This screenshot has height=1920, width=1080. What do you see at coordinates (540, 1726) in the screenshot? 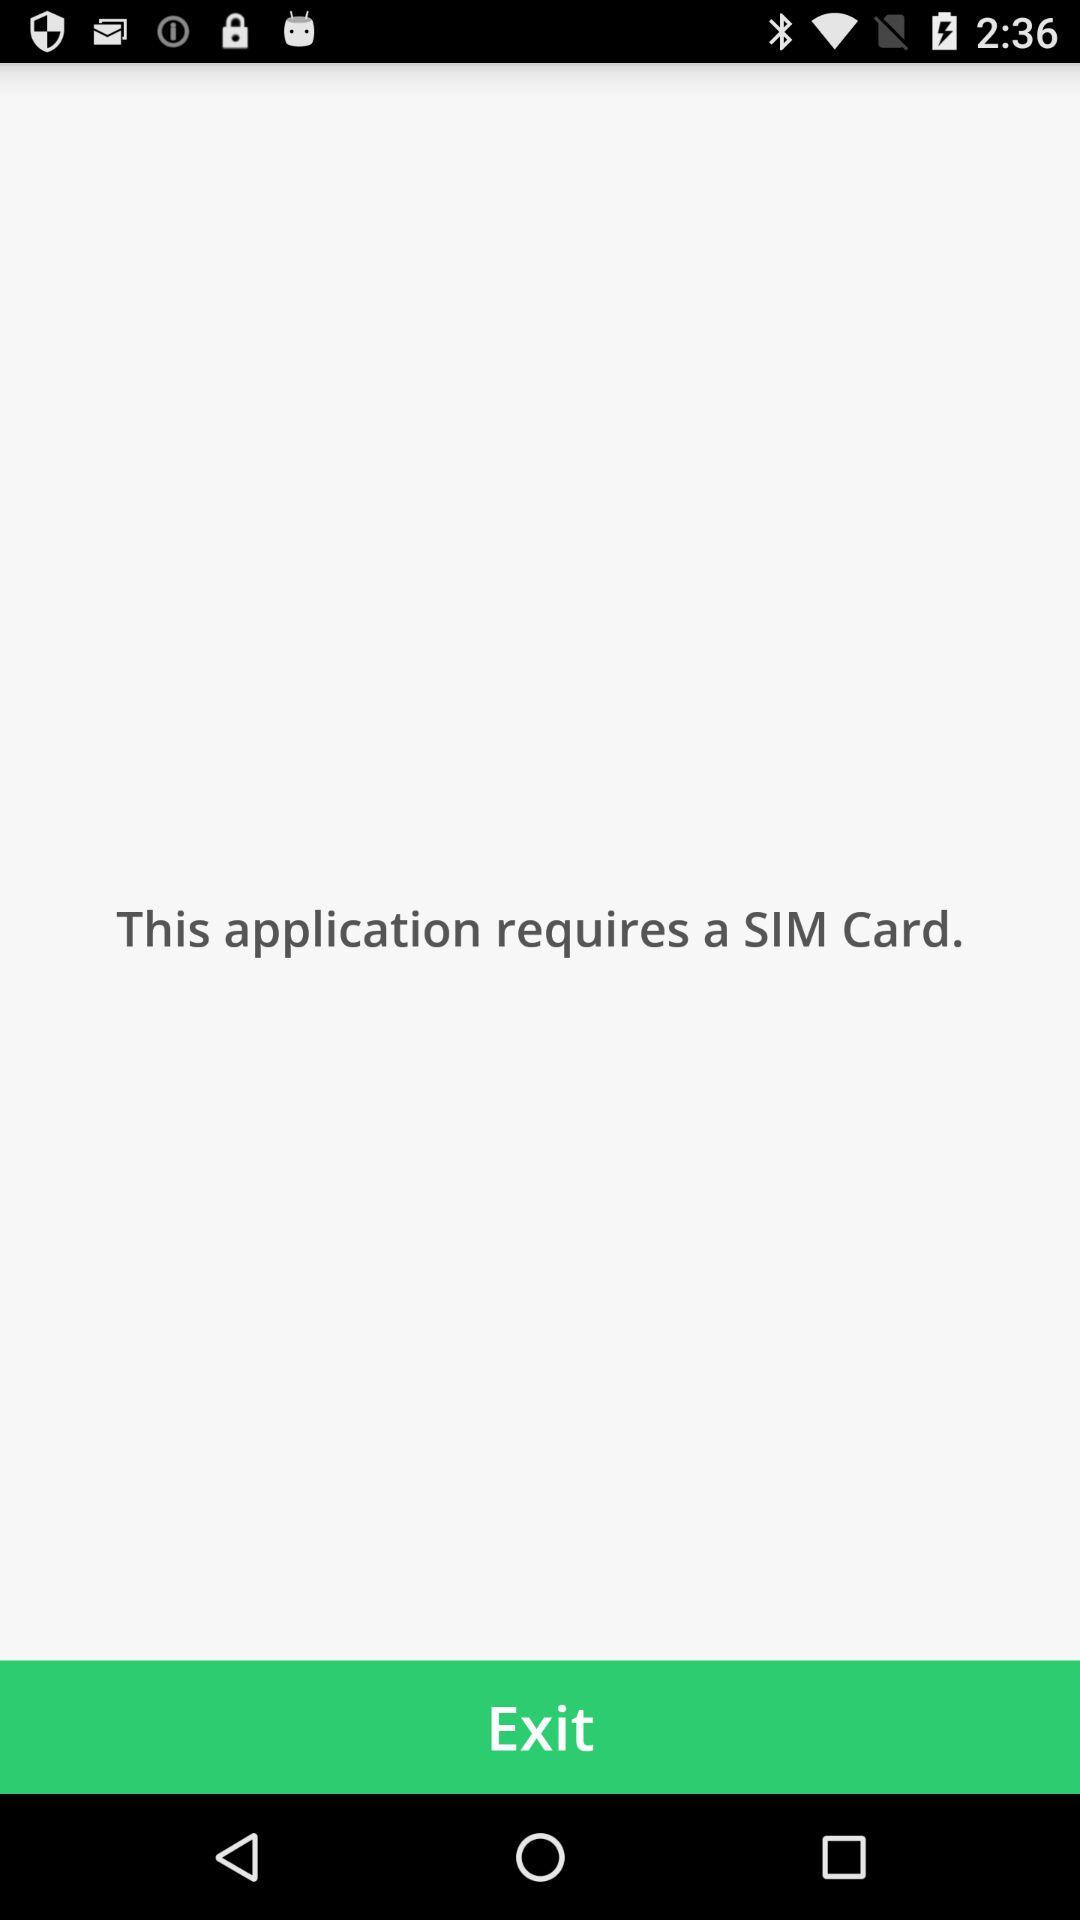
I see `icon at the bottom` at bounding box center [540, 1726].